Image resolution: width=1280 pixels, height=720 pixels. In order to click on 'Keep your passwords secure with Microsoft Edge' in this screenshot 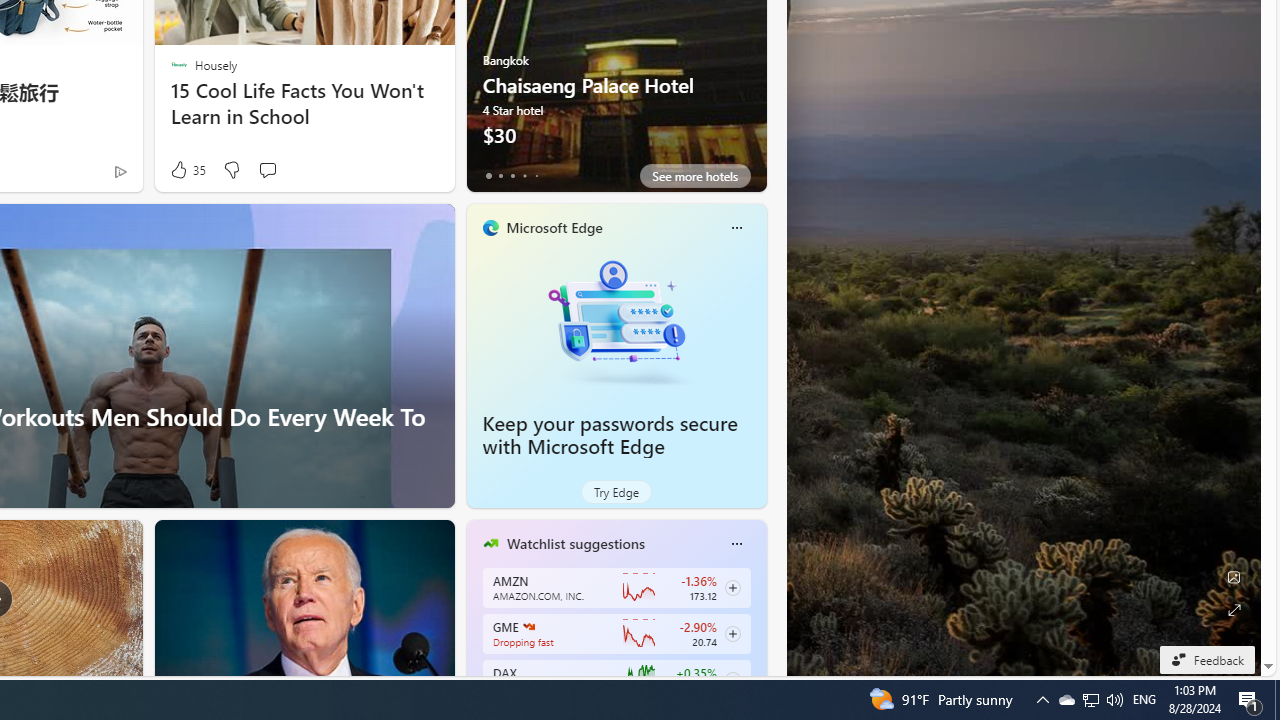, I will do `click(615, 320)`.